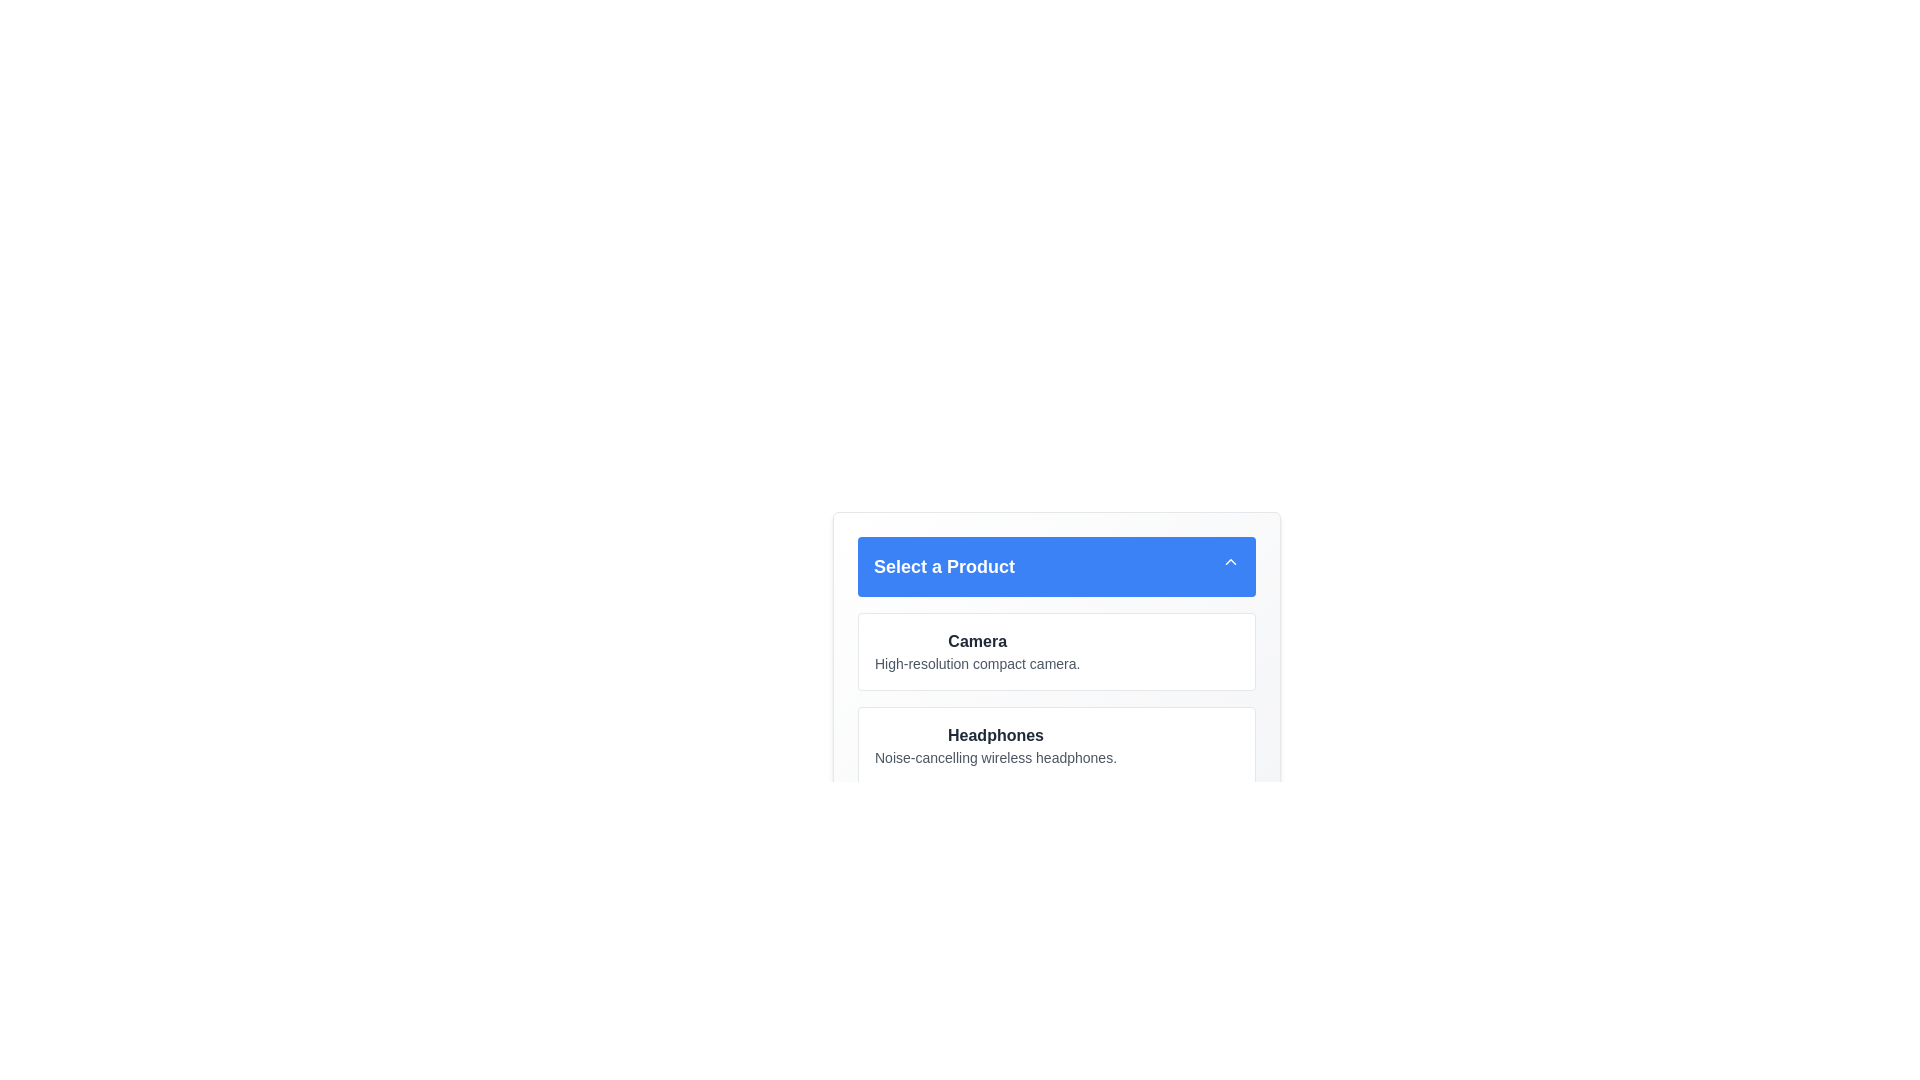  Describe the element at coordinates (1229, 562) in the screenshot. I see `the small upward-pointing triangular icon located at the top-right corner of the 'Select a Product' button` at that location.